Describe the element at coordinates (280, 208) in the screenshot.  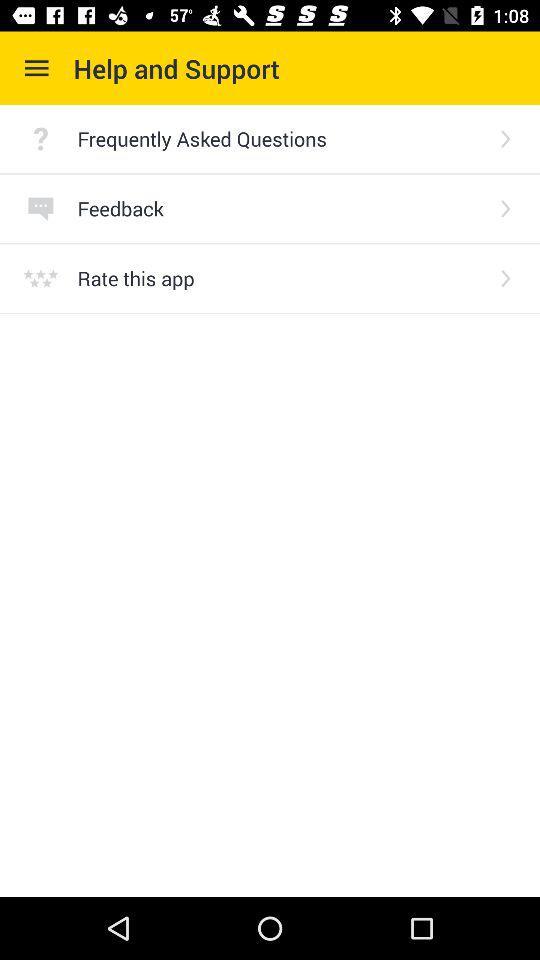
I see `feedback item` at that location.